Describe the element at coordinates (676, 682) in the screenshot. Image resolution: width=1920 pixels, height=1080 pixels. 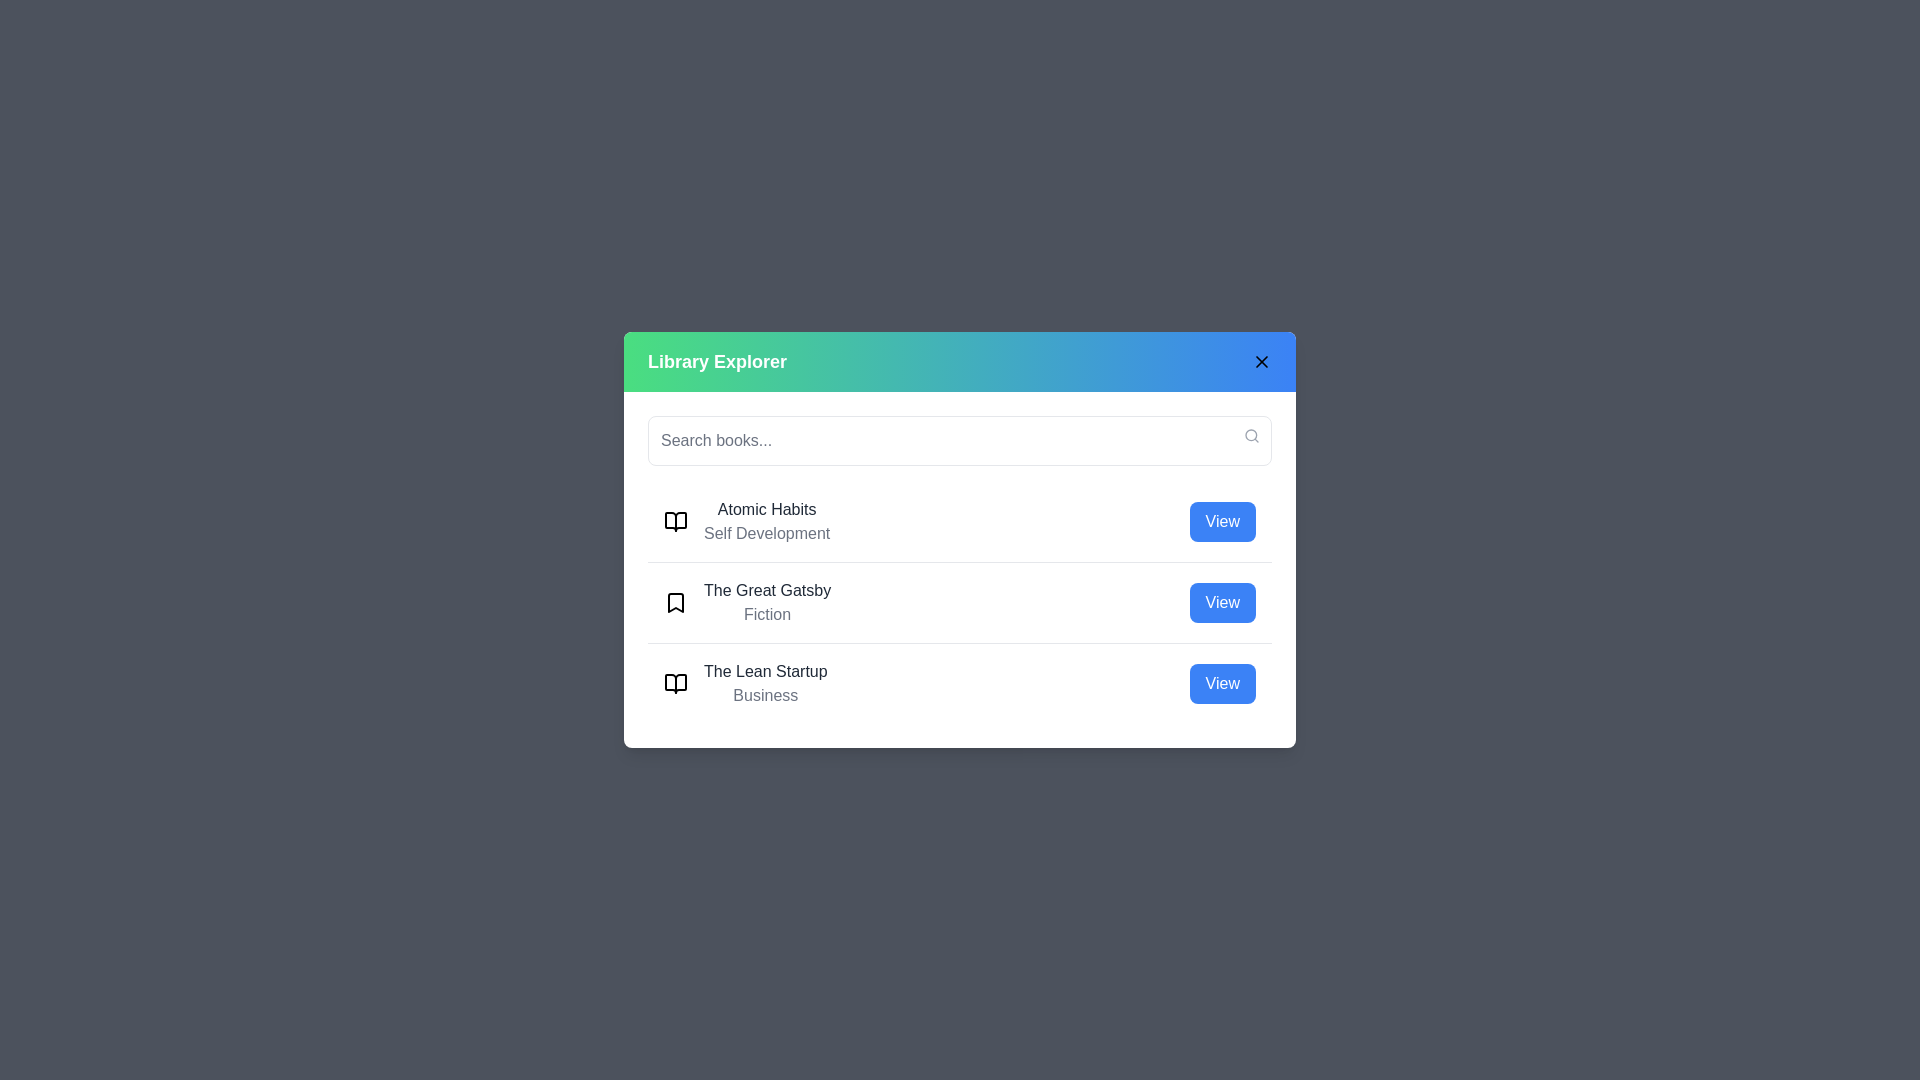
I see `the book icon for The Lean Startup to interact with it` at that location.